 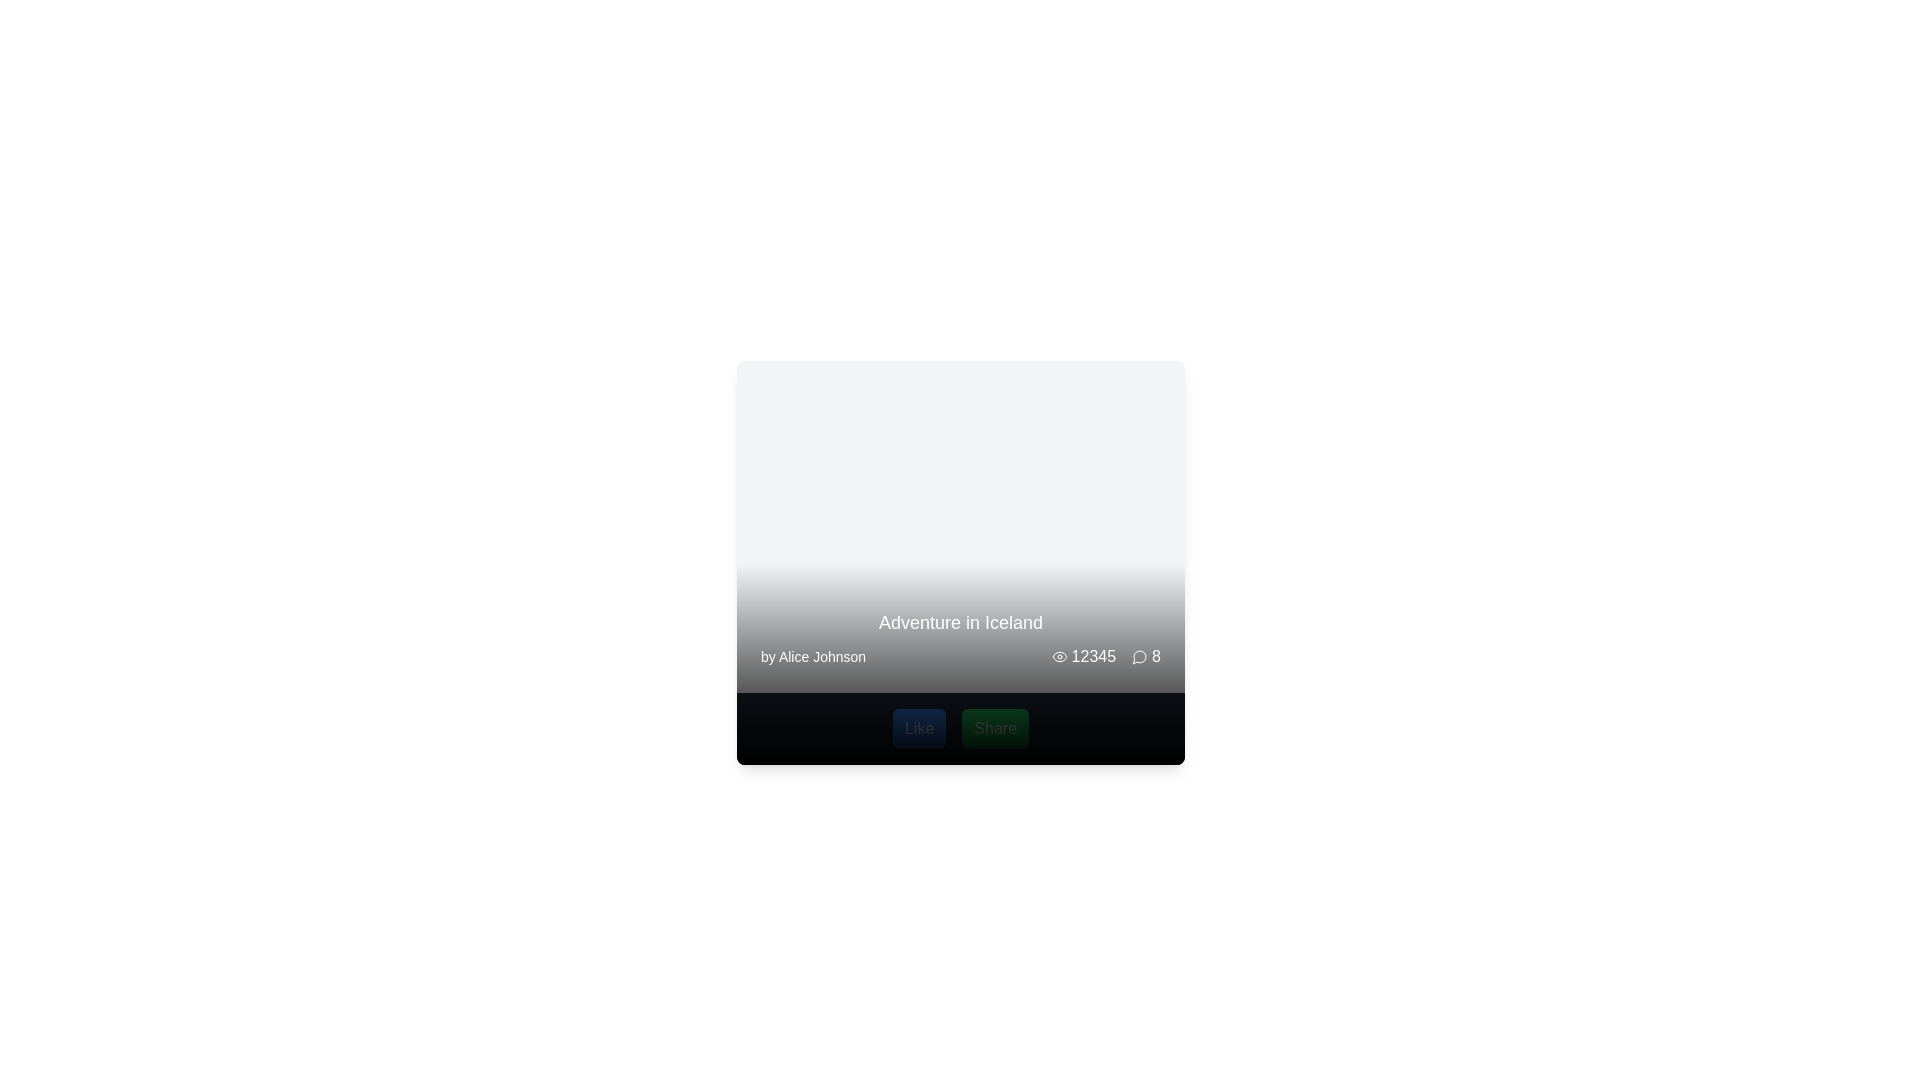 I want to click on information displayed in the Banner/Information Panel located at the bottom section of the card, above the 'Like' and 'Share' buttons, so click(x=960, y=639).